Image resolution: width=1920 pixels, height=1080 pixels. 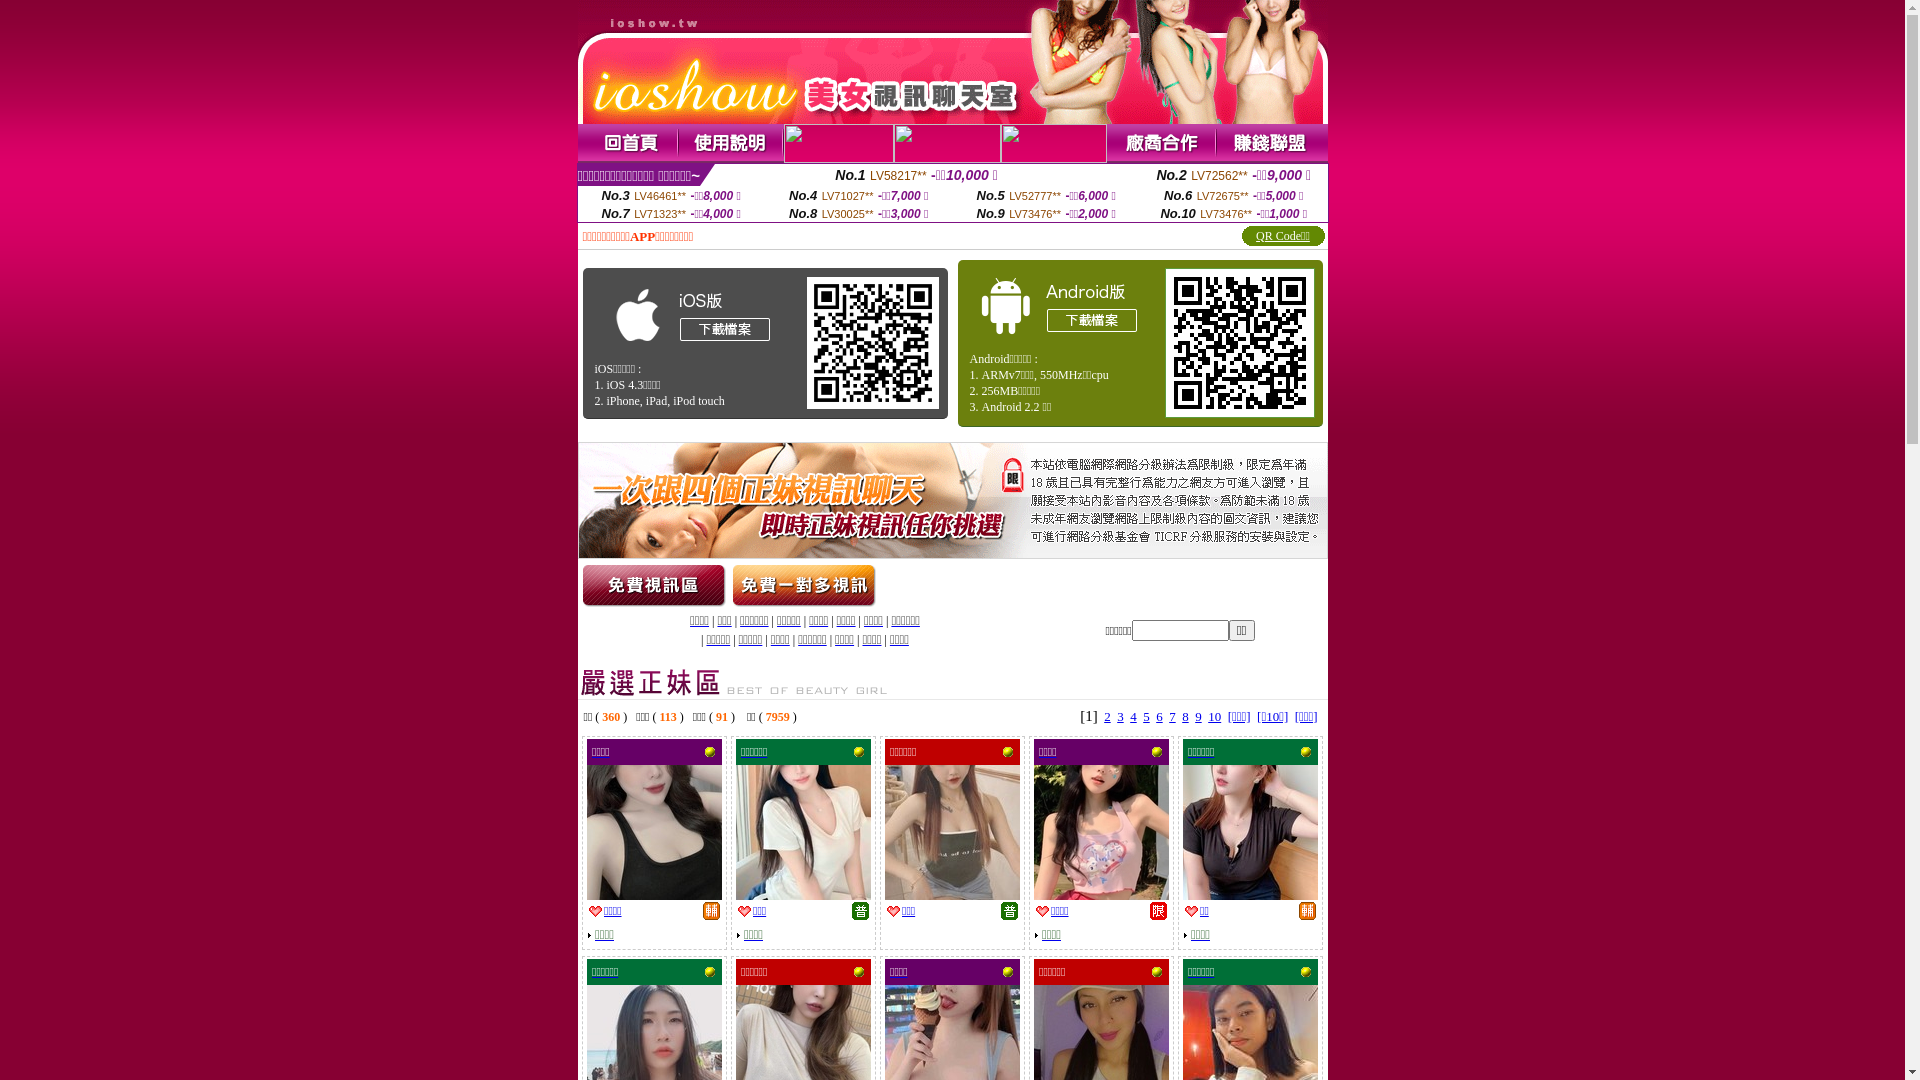 What do you see at coordinates (1195, 715) in the screenshot?
I see `'9'` at bounding box center [1195, 715].